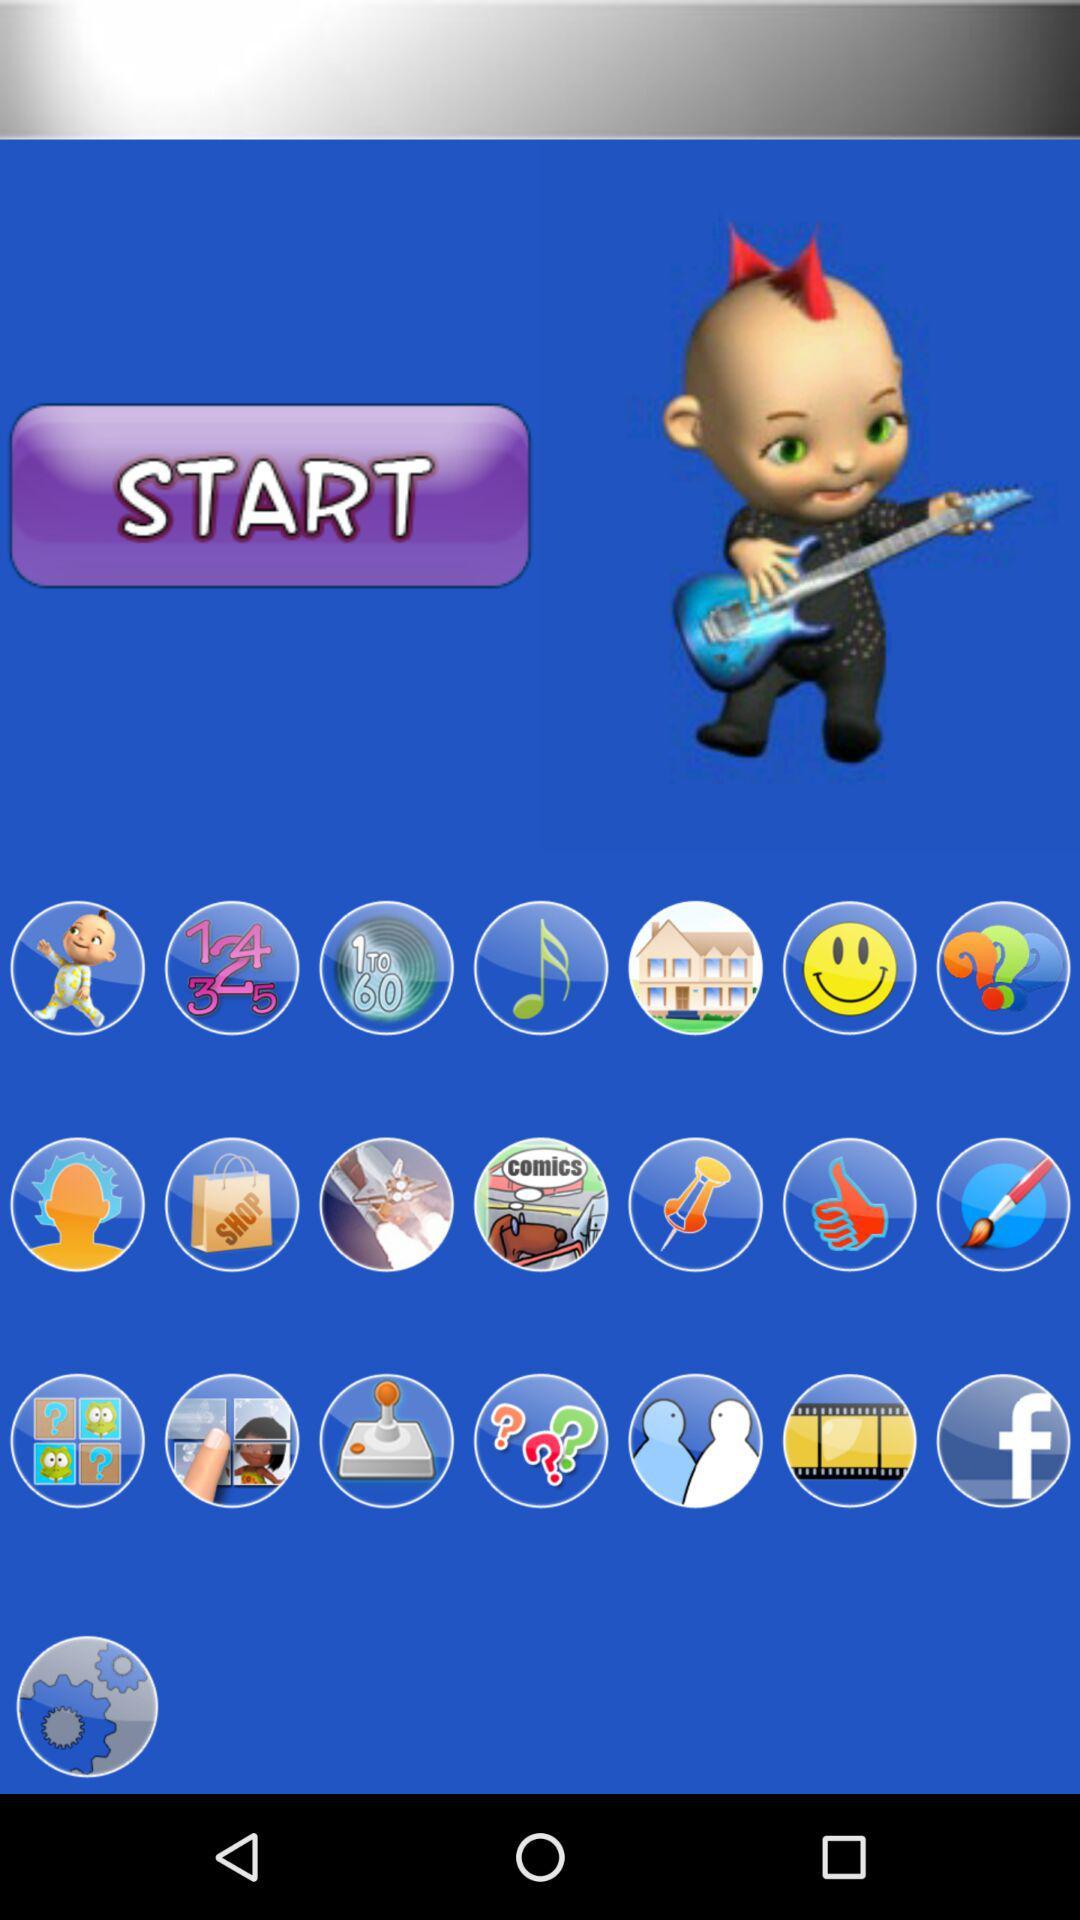 This screenshot has height=1920, width=1080. What do you see at coordinates (270, 496) in the screenshot?
I see `start playing` at bounding box center [270, 496].